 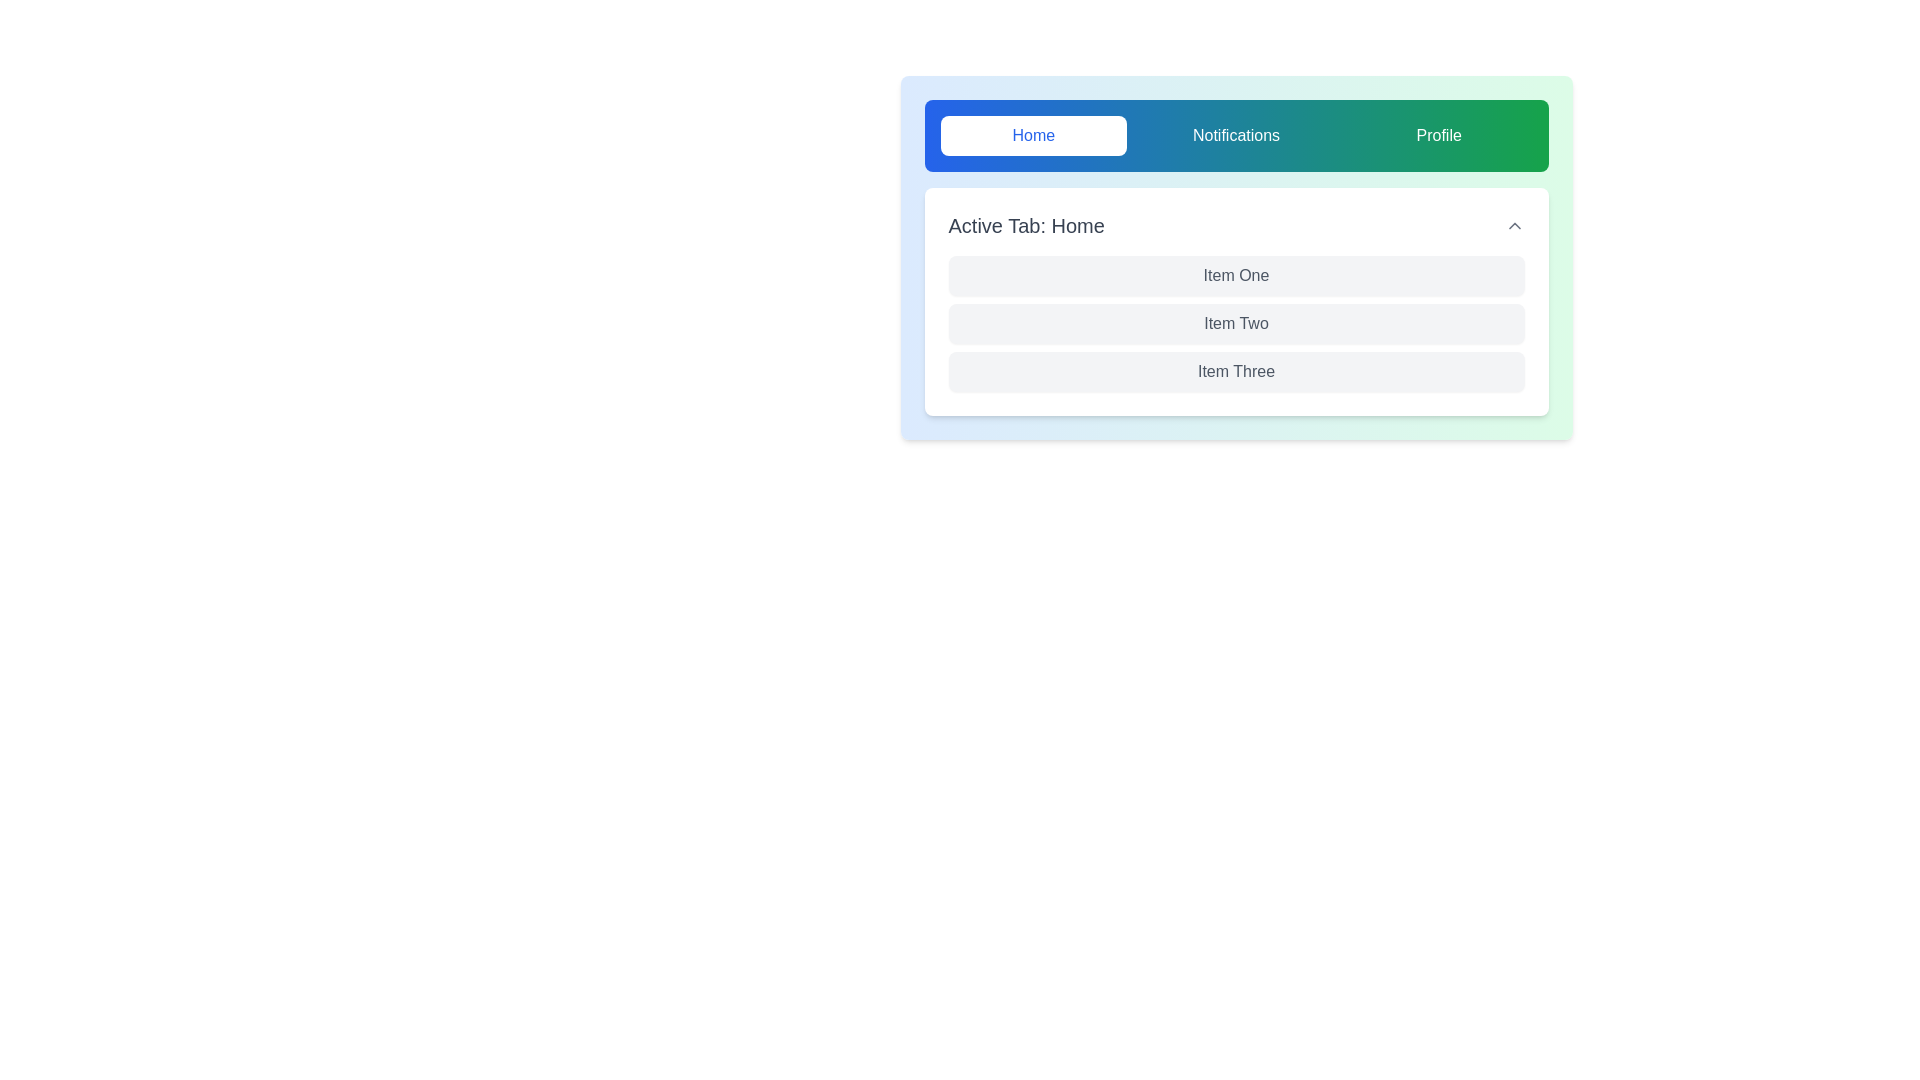 What do you see at coordinates (1026, 225) in the screenshot?
I see `the Text Label that displays information about the currently active tab or section, located near the top left corner of the content area` at bounding box center [1026, 225].